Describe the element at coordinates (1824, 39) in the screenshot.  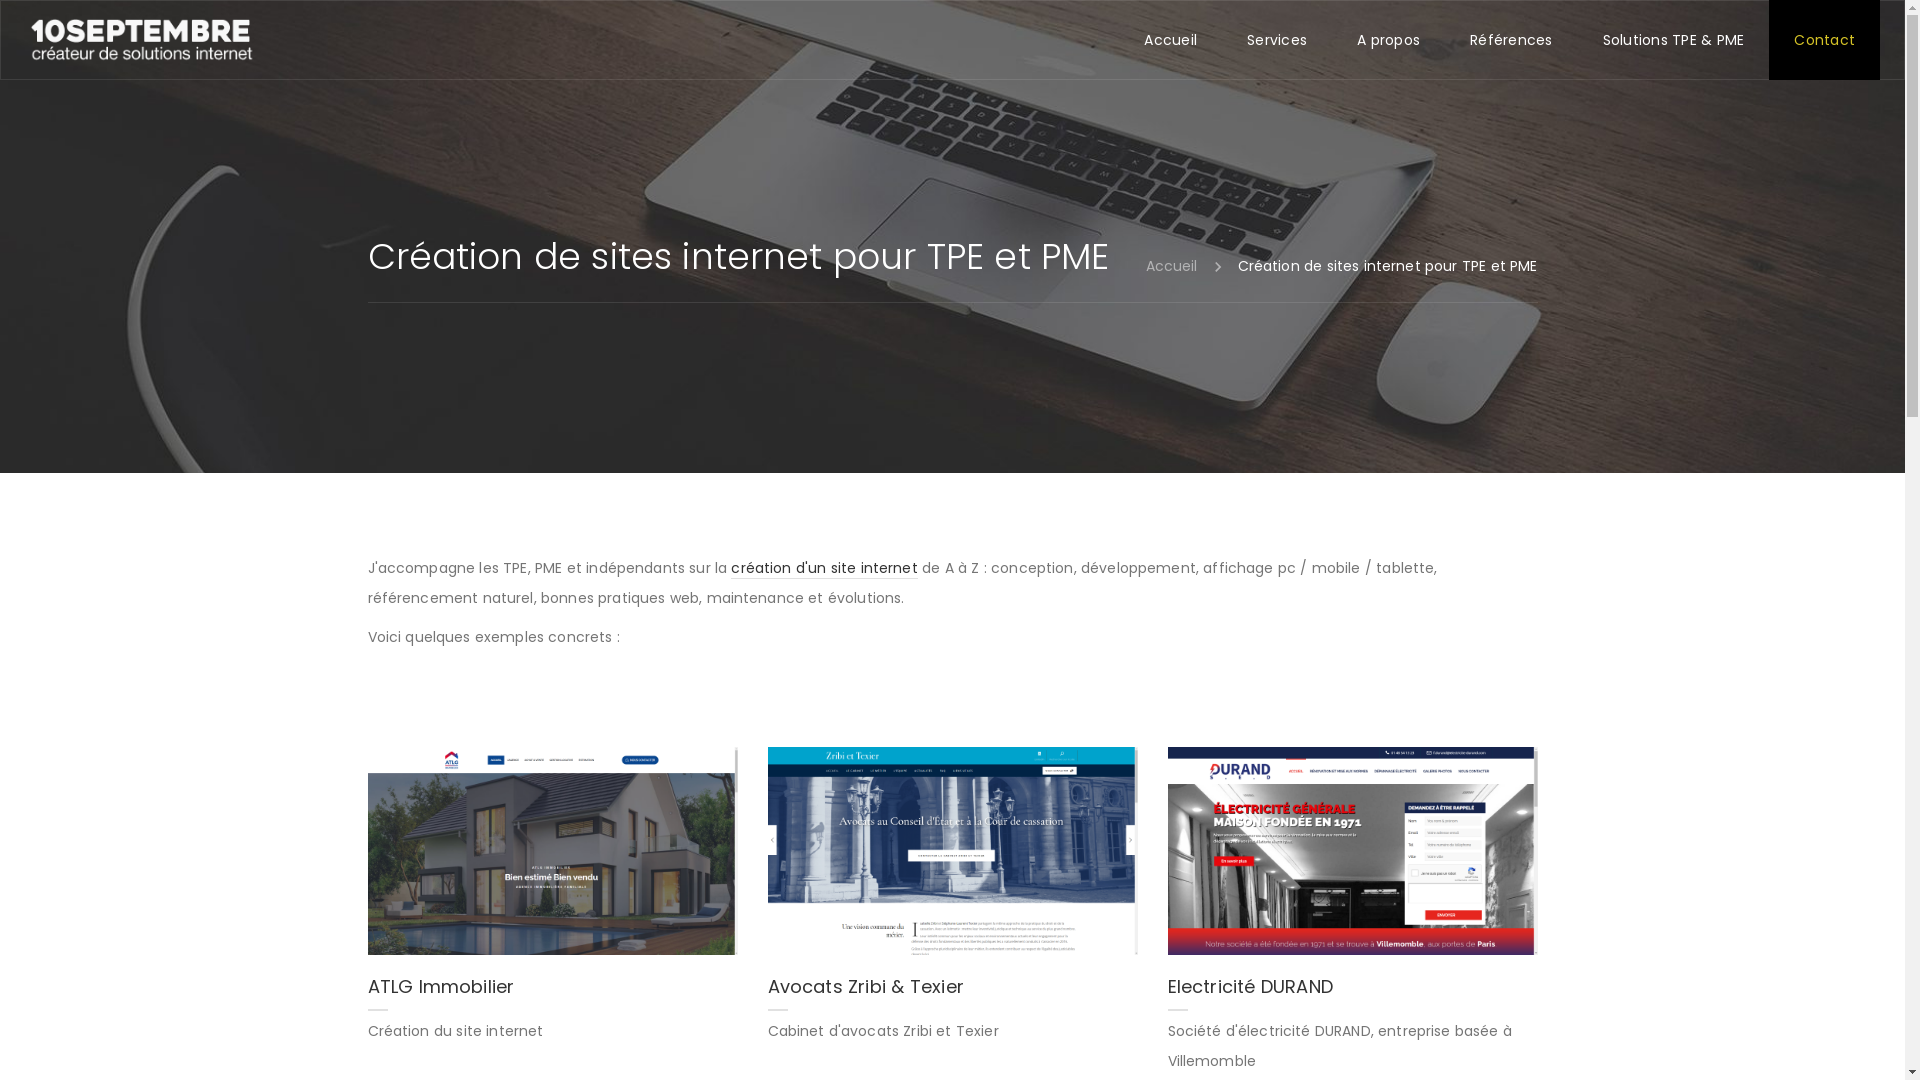
I see `'Contact'` at that location.